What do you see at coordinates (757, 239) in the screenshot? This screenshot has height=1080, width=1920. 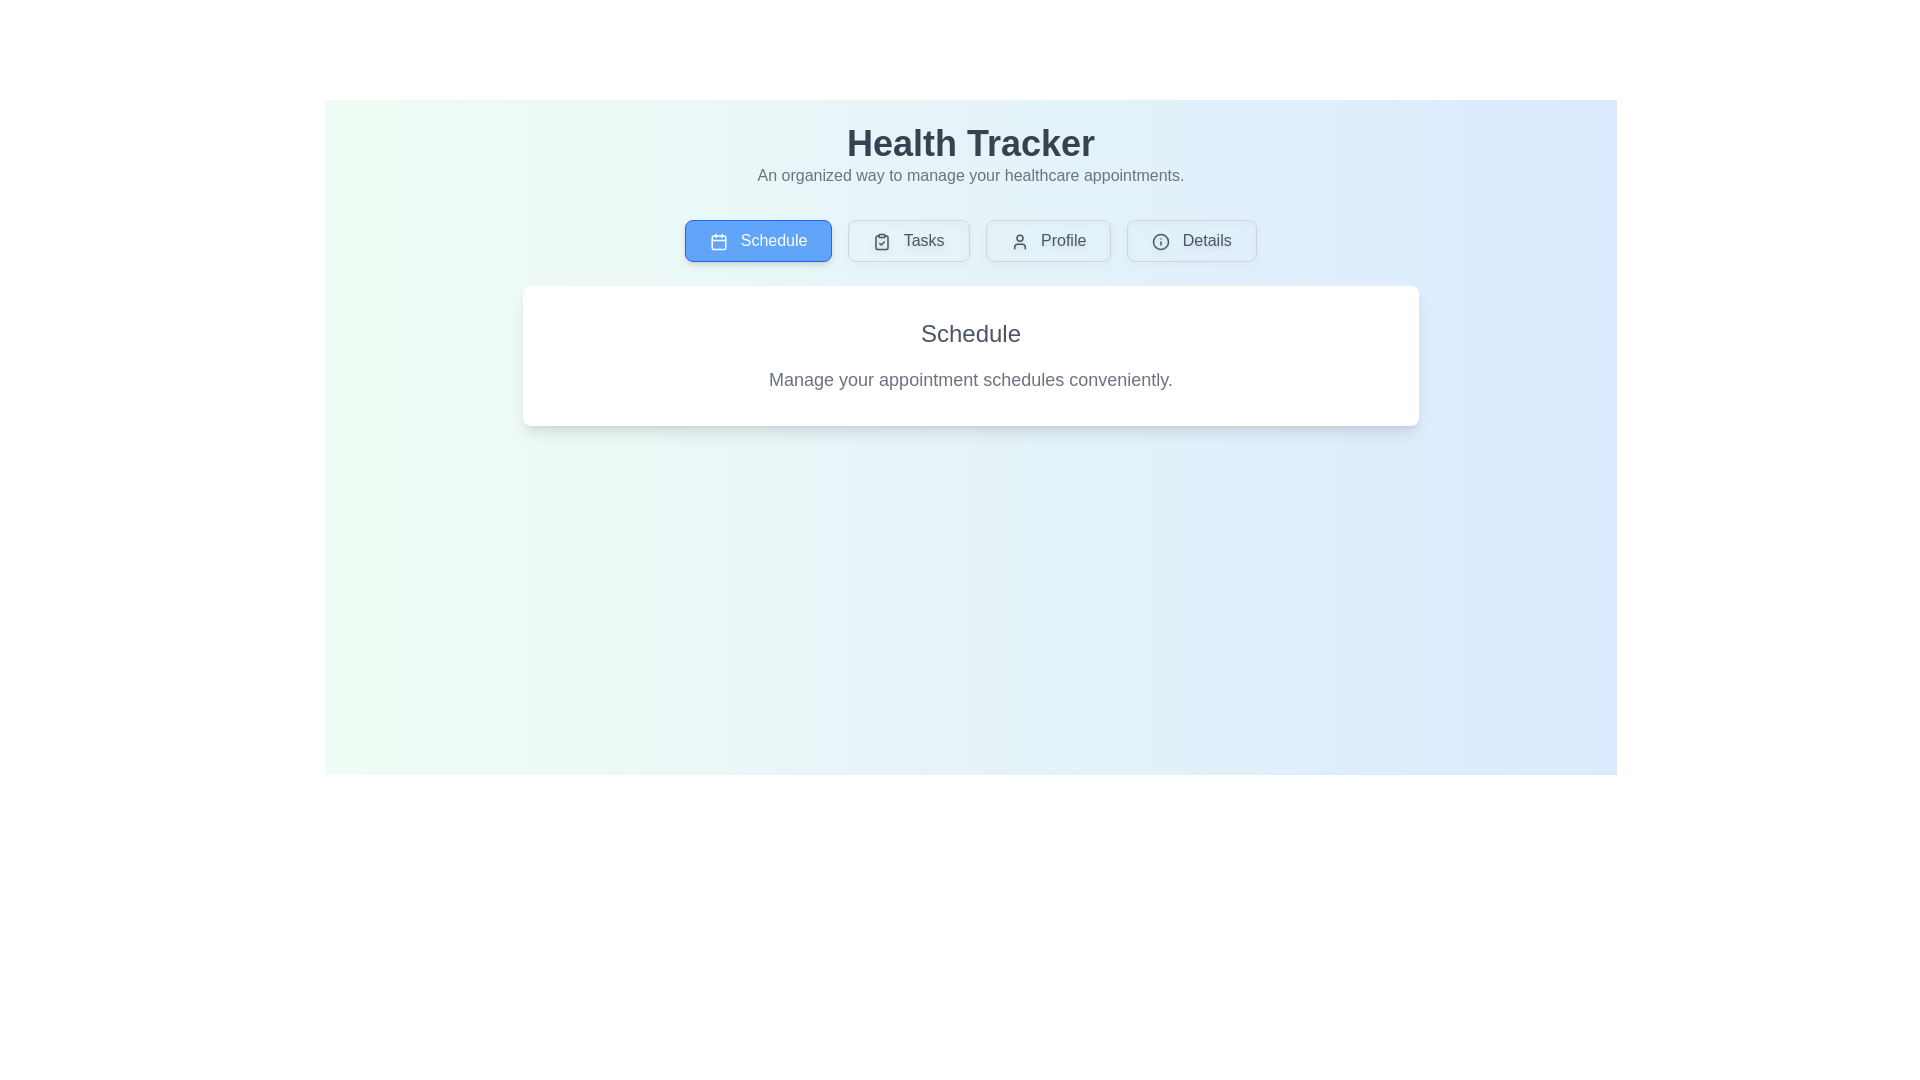 I see `the Schedule tab by clicking on its button` at bounding box center [757, 239].